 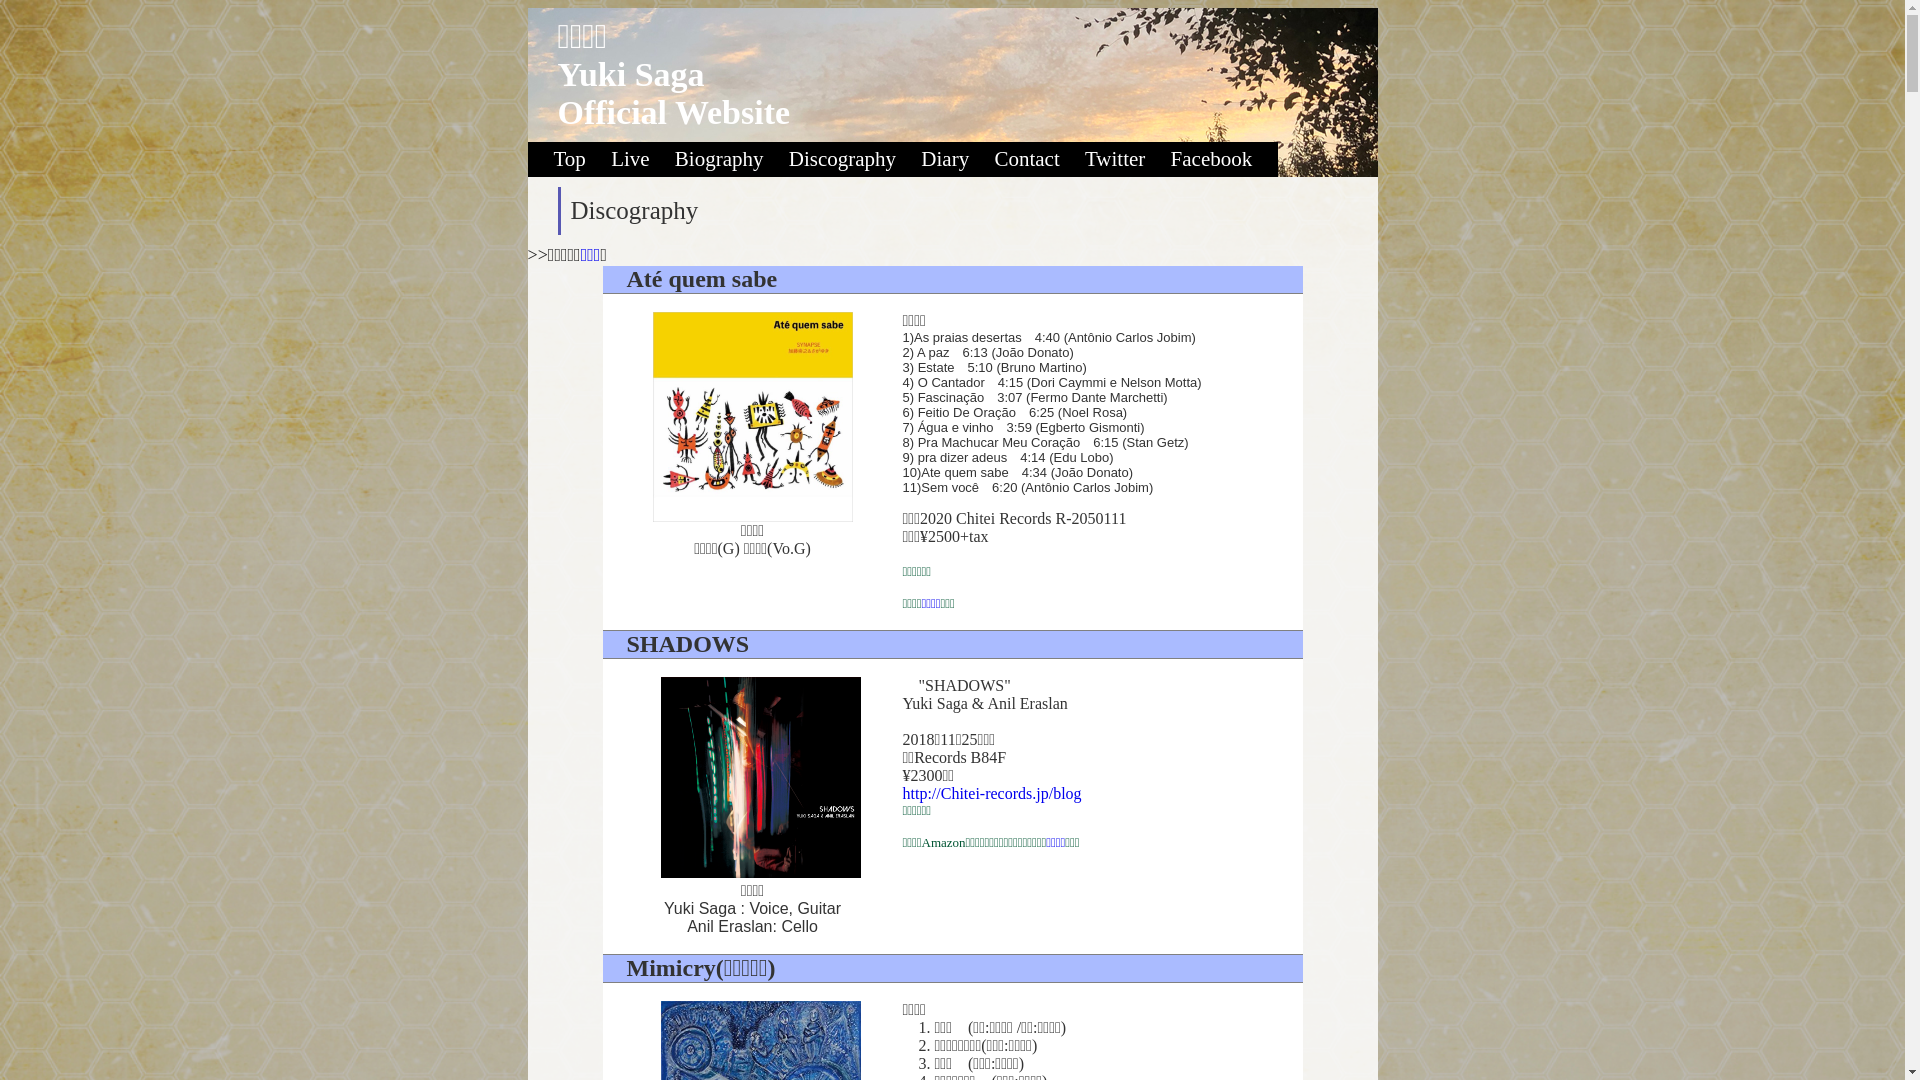 What do you see at coordinates (993, 157) in the screenshot?
I see `'Contact'` at bounding box center [993, 157].